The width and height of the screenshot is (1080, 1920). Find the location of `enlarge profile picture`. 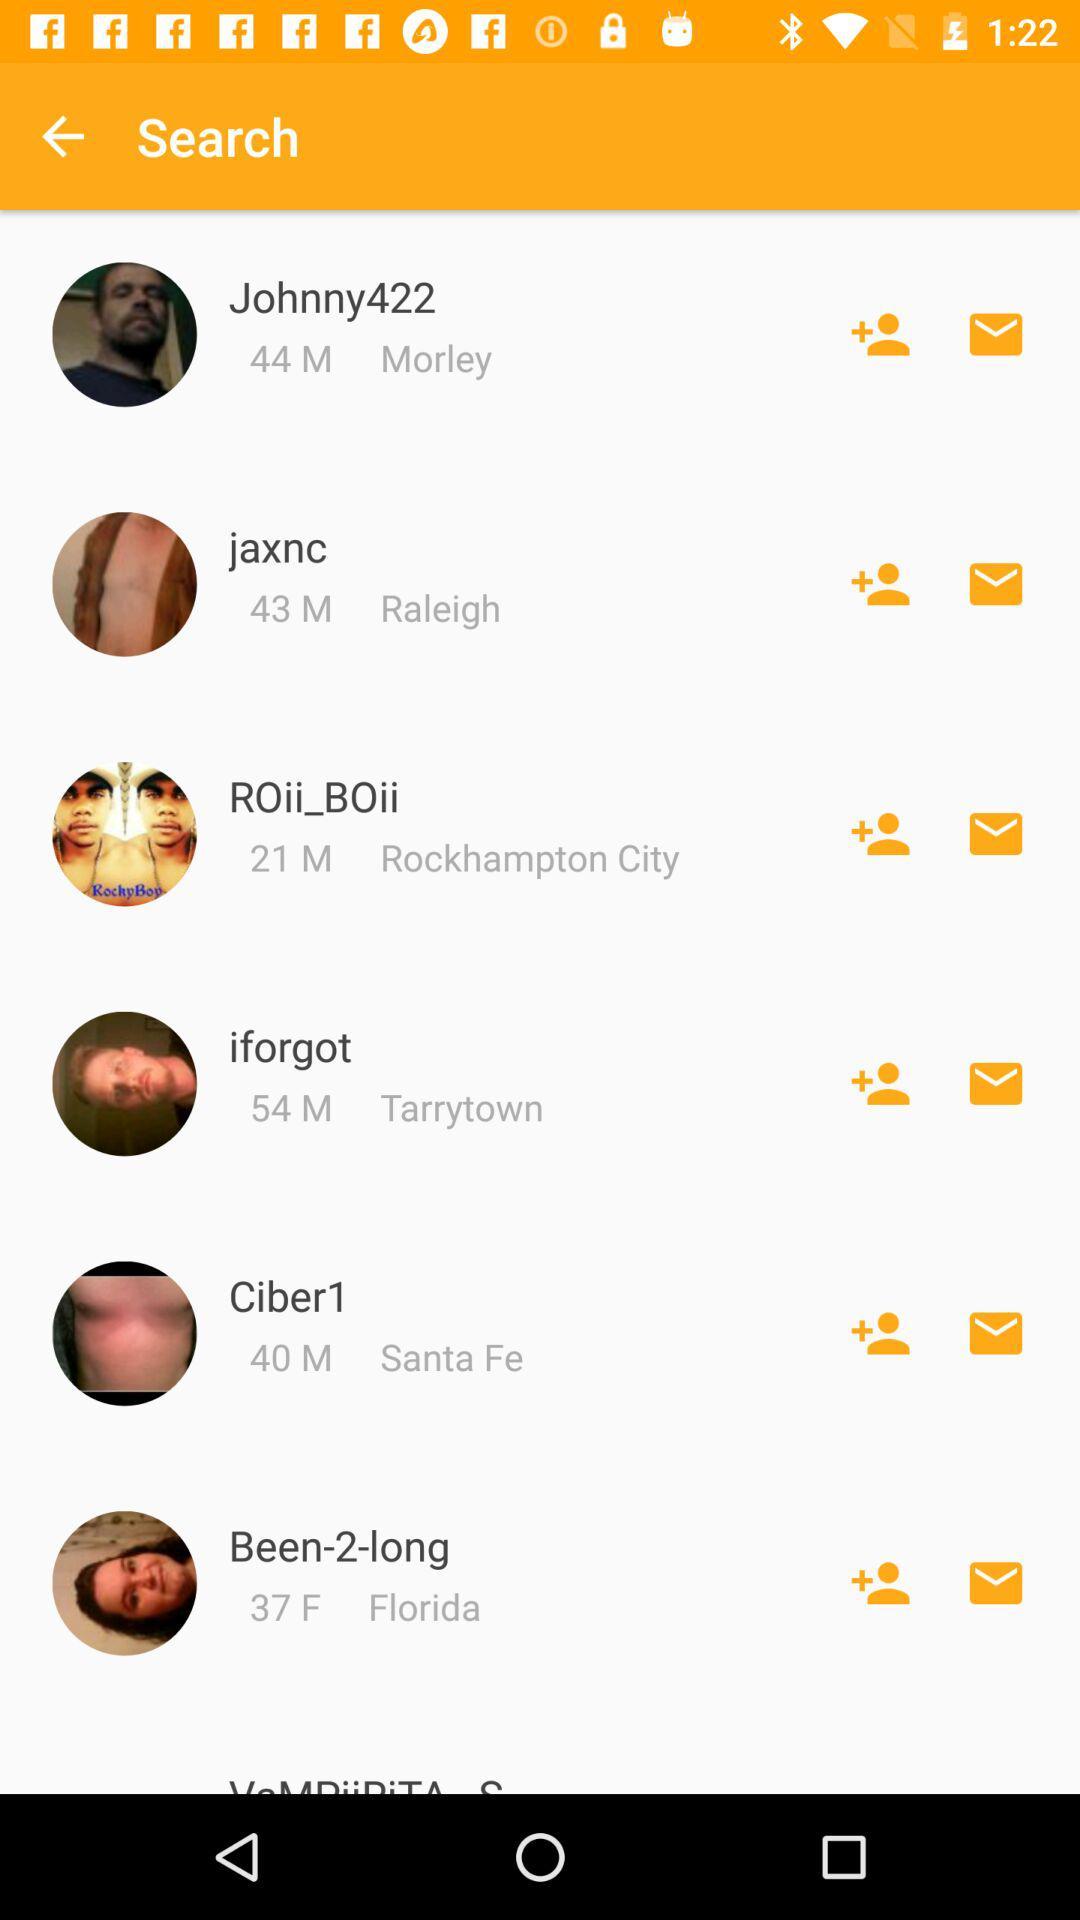

enlarge profile picture is located at coordinates (124, 583).